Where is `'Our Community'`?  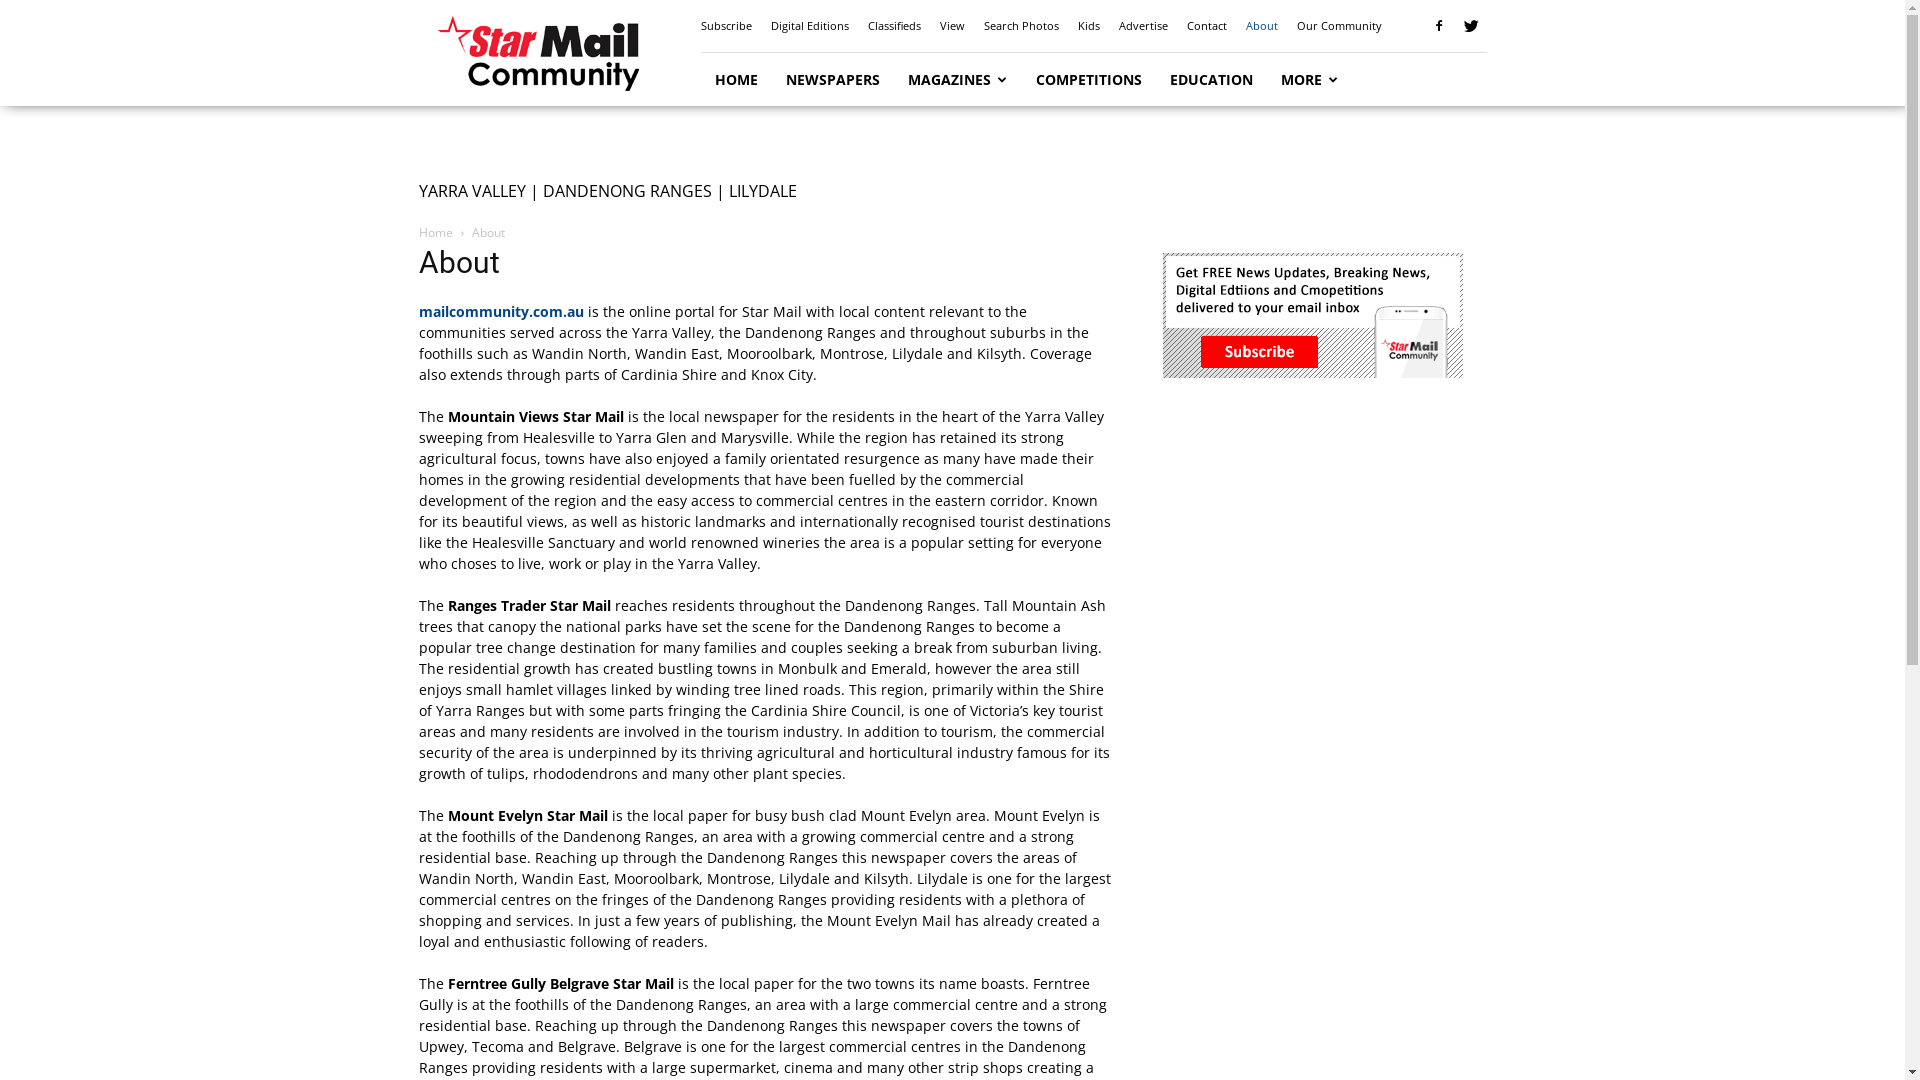
'Our Community' is located at coordinates (1338, 25).